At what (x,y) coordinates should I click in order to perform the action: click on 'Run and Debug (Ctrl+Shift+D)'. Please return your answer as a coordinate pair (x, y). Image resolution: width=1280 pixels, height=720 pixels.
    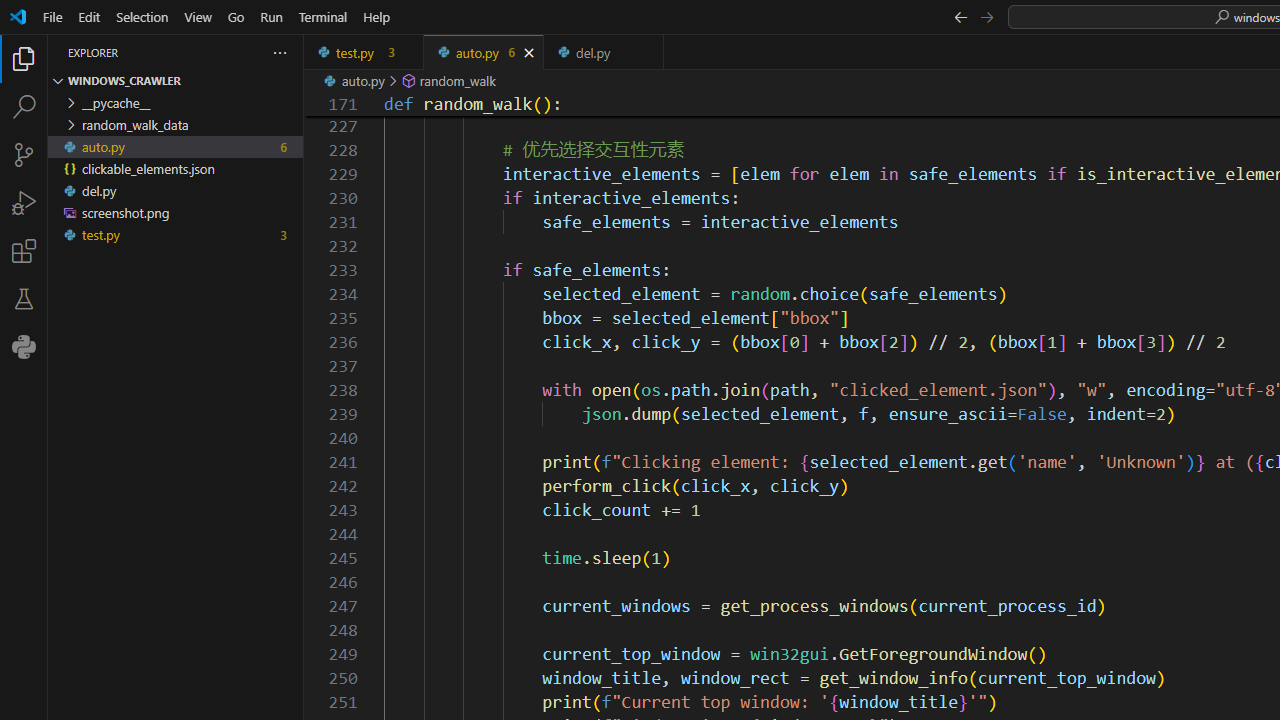
    Looking at the image, I should click on (24, 203).